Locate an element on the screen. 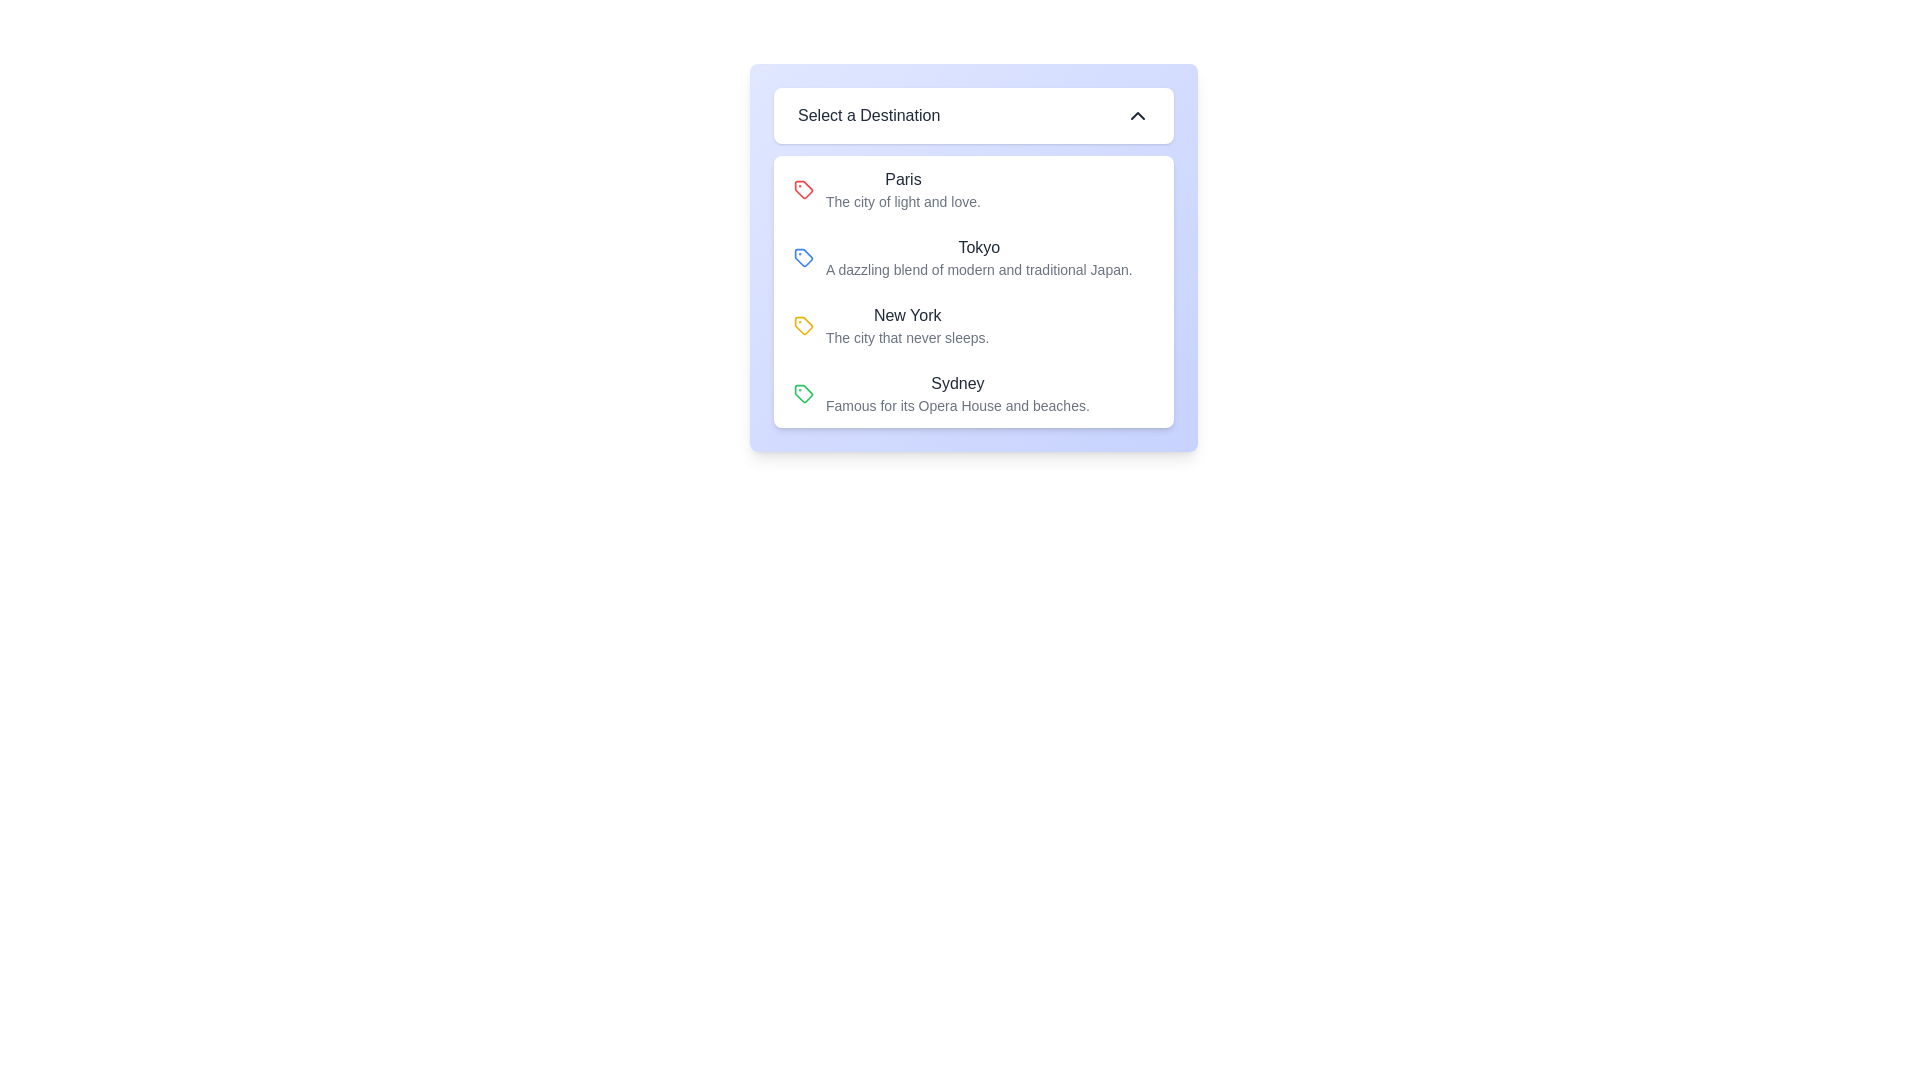 This screenshot has height=1080, width=1920. the Dropdown trigger labeled 'Select a Destination' with a white background and rounded corners is located at coordinates (974, 115).